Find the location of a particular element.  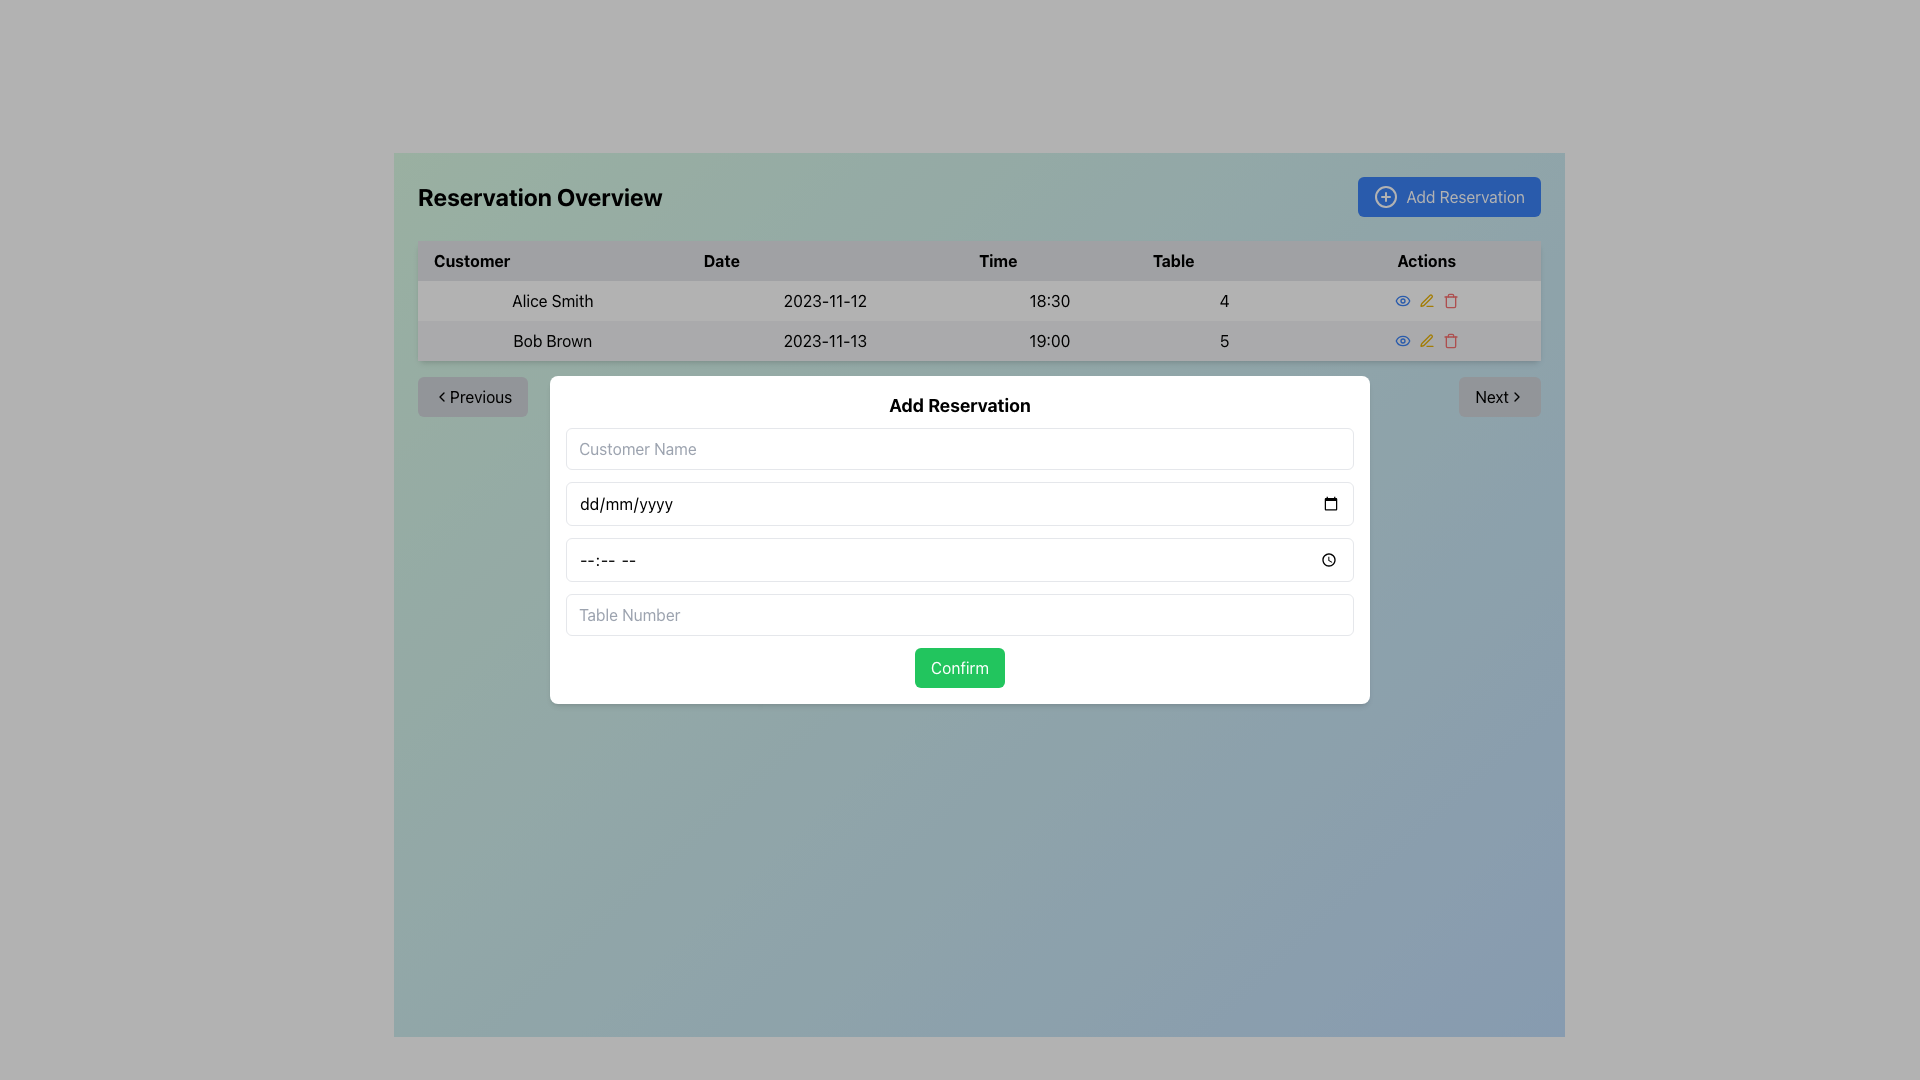

the 'Edit' icon button located in the 'Actions' column of the second row in the reservation table is located at coordinates (1425, 339).